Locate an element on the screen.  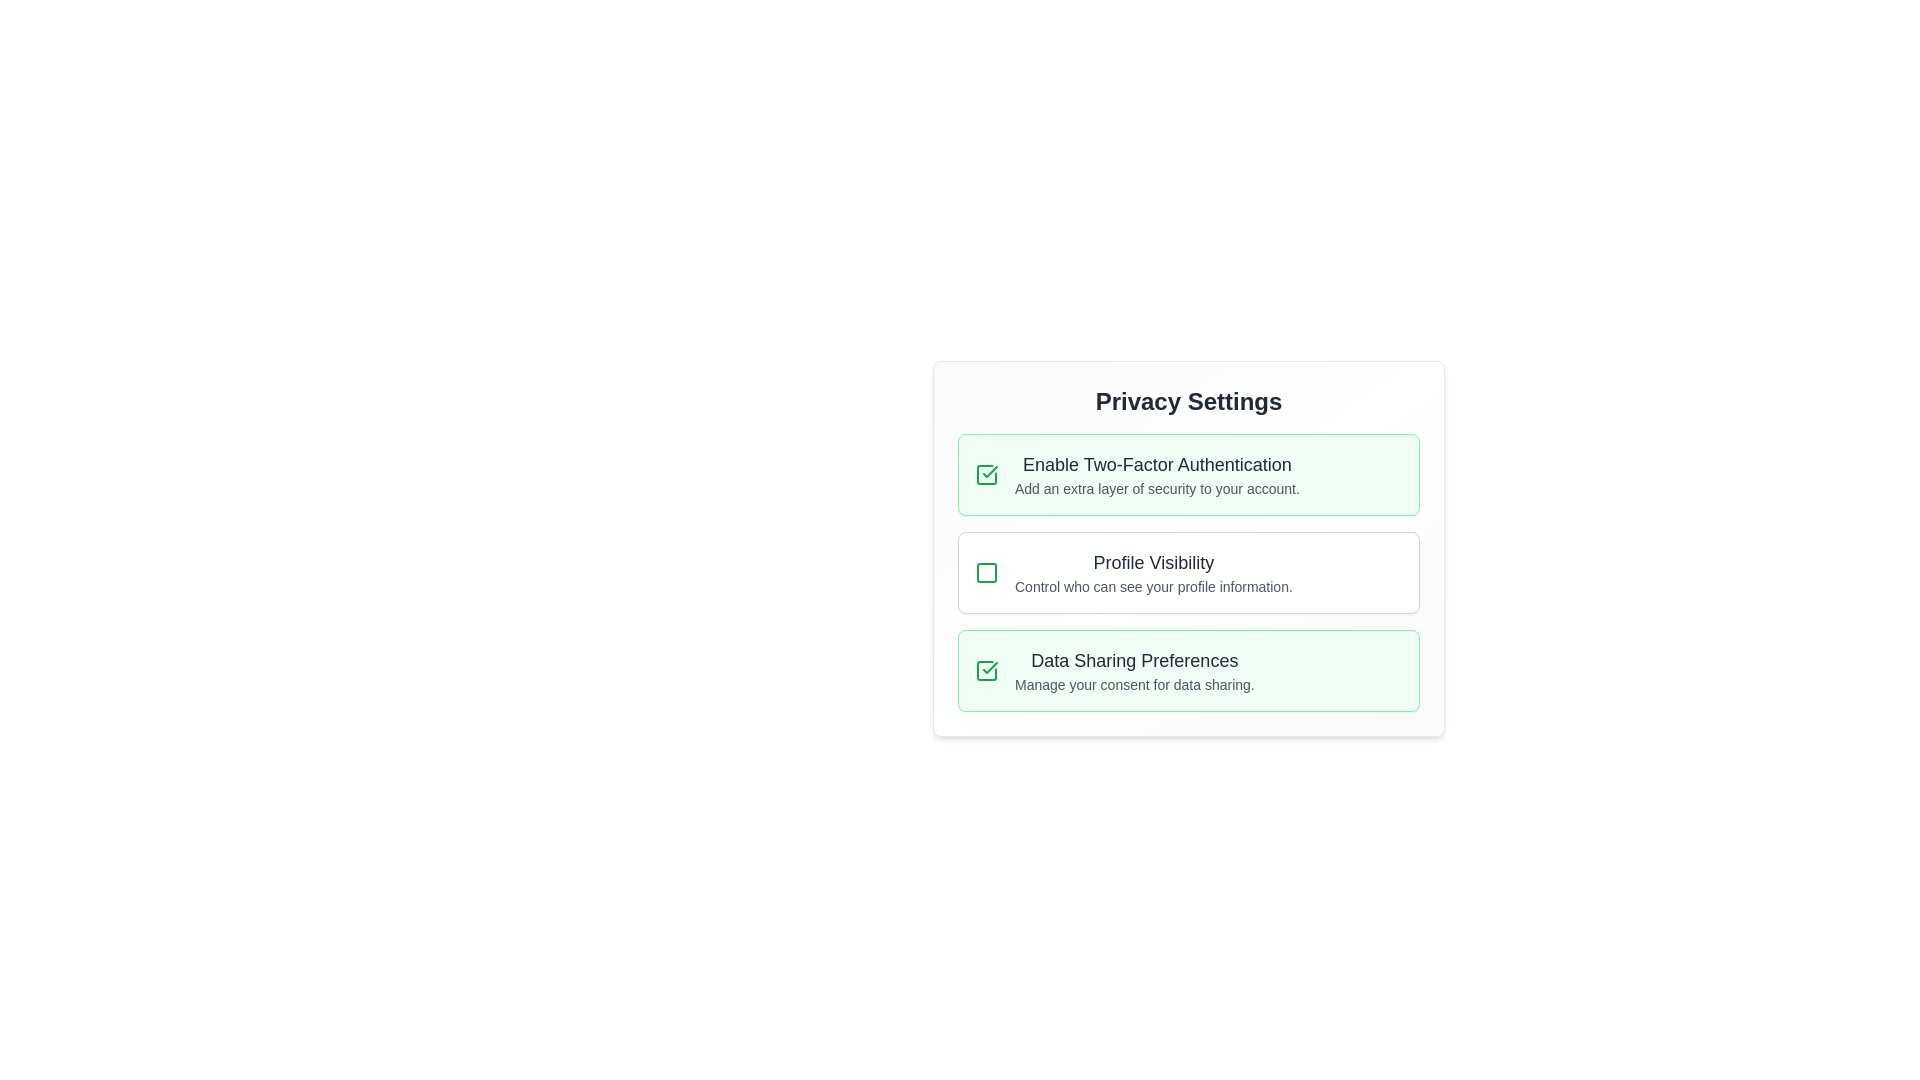
the text element reading 'Control who can see your profile information.' which is located beneath the 'Profile Visibility' section in the 'Privacy Settings' is located at coordinates (1153, 585).